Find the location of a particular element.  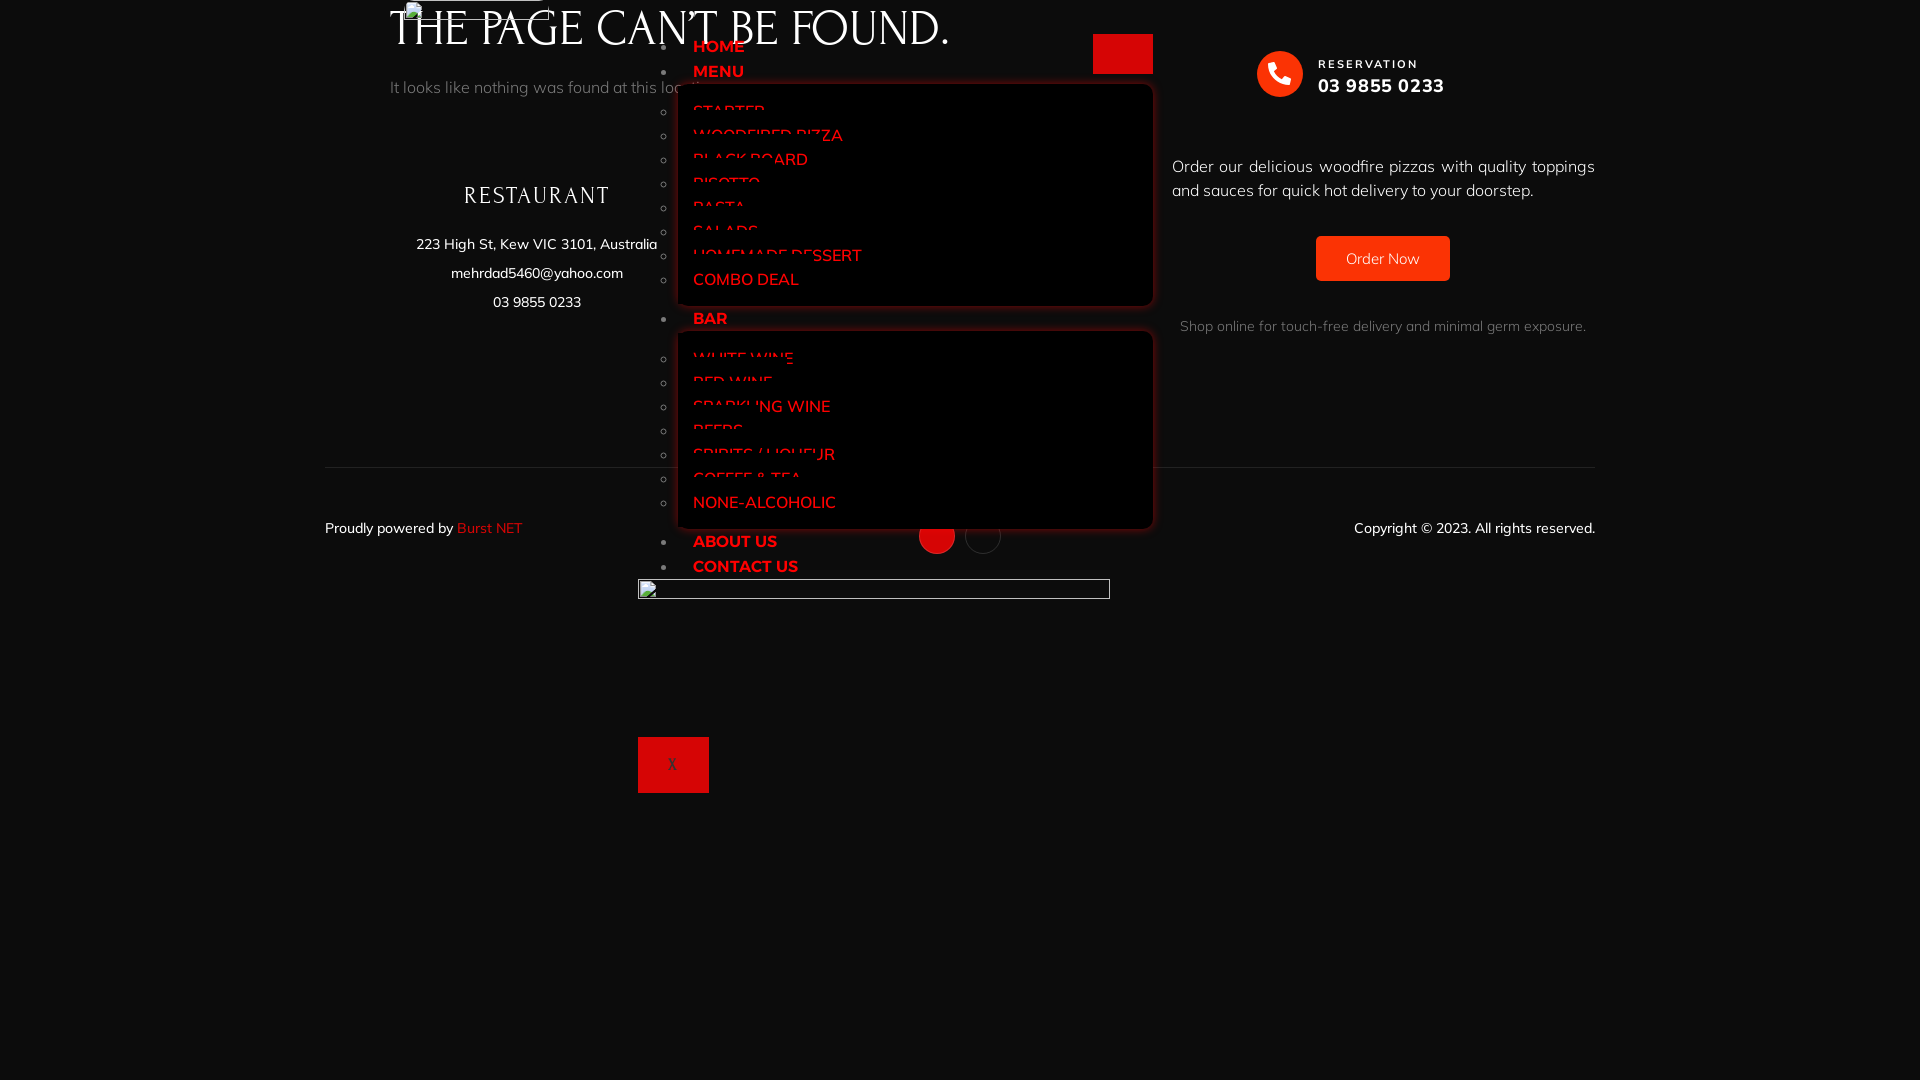

'PASTA' is located at coordinates (719, 207).